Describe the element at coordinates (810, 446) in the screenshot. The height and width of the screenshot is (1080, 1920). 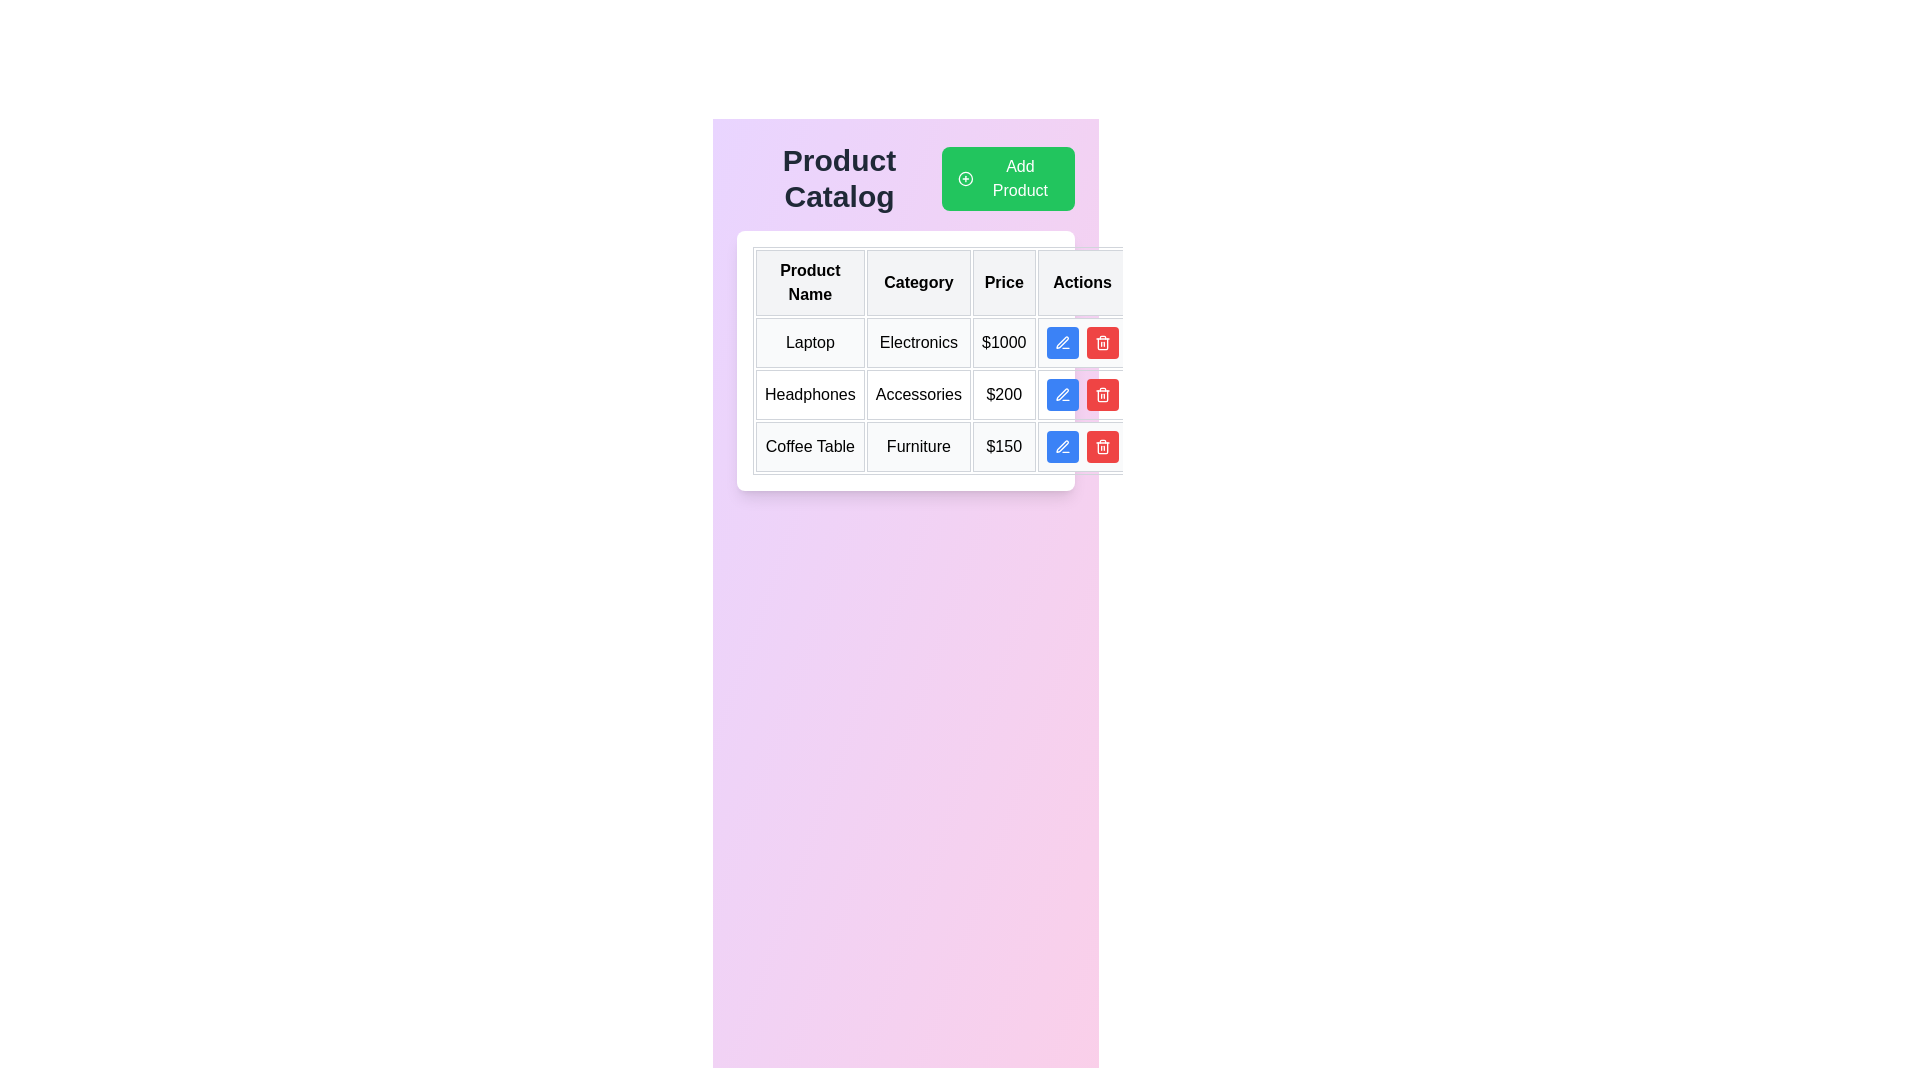
I see `the static text element displaying 'Coffee Table', which is located in the third row and first column of the table, bordered by a thin gray line` at that location.